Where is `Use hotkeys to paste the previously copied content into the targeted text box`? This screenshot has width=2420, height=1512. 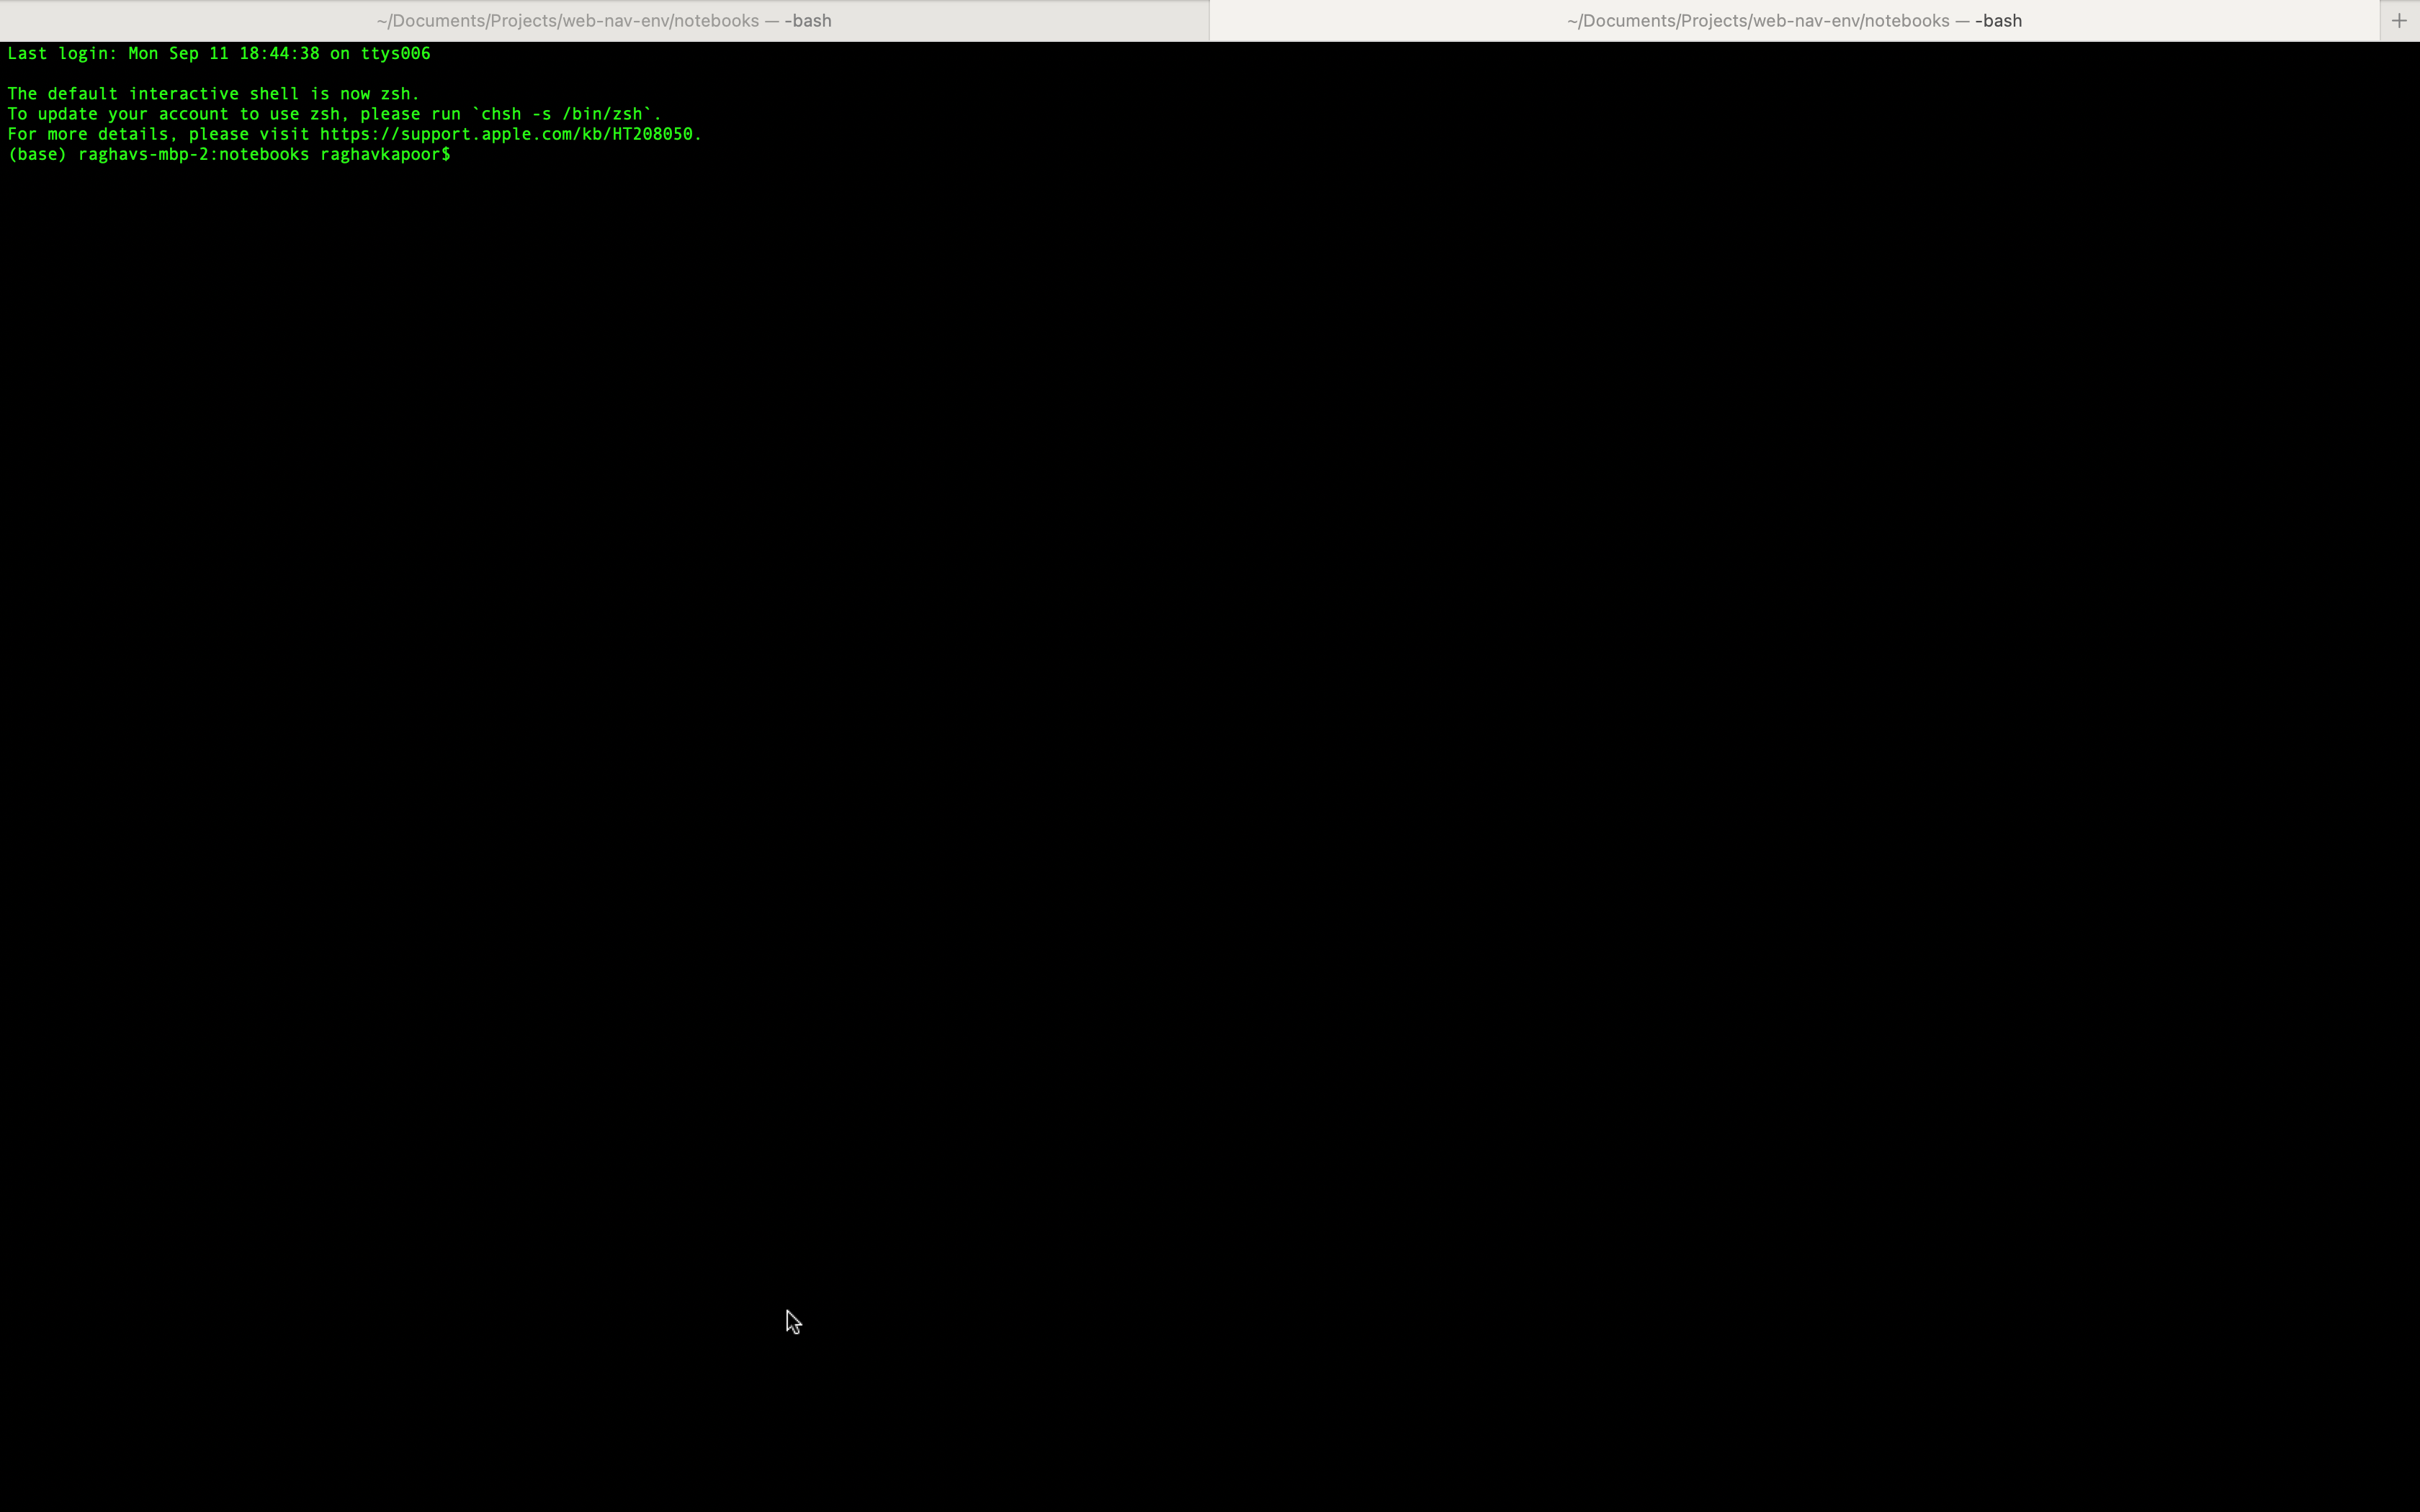
Use hotkeys to paste the previously copied content into the targeted text box is located at coordinates (1436, 151).